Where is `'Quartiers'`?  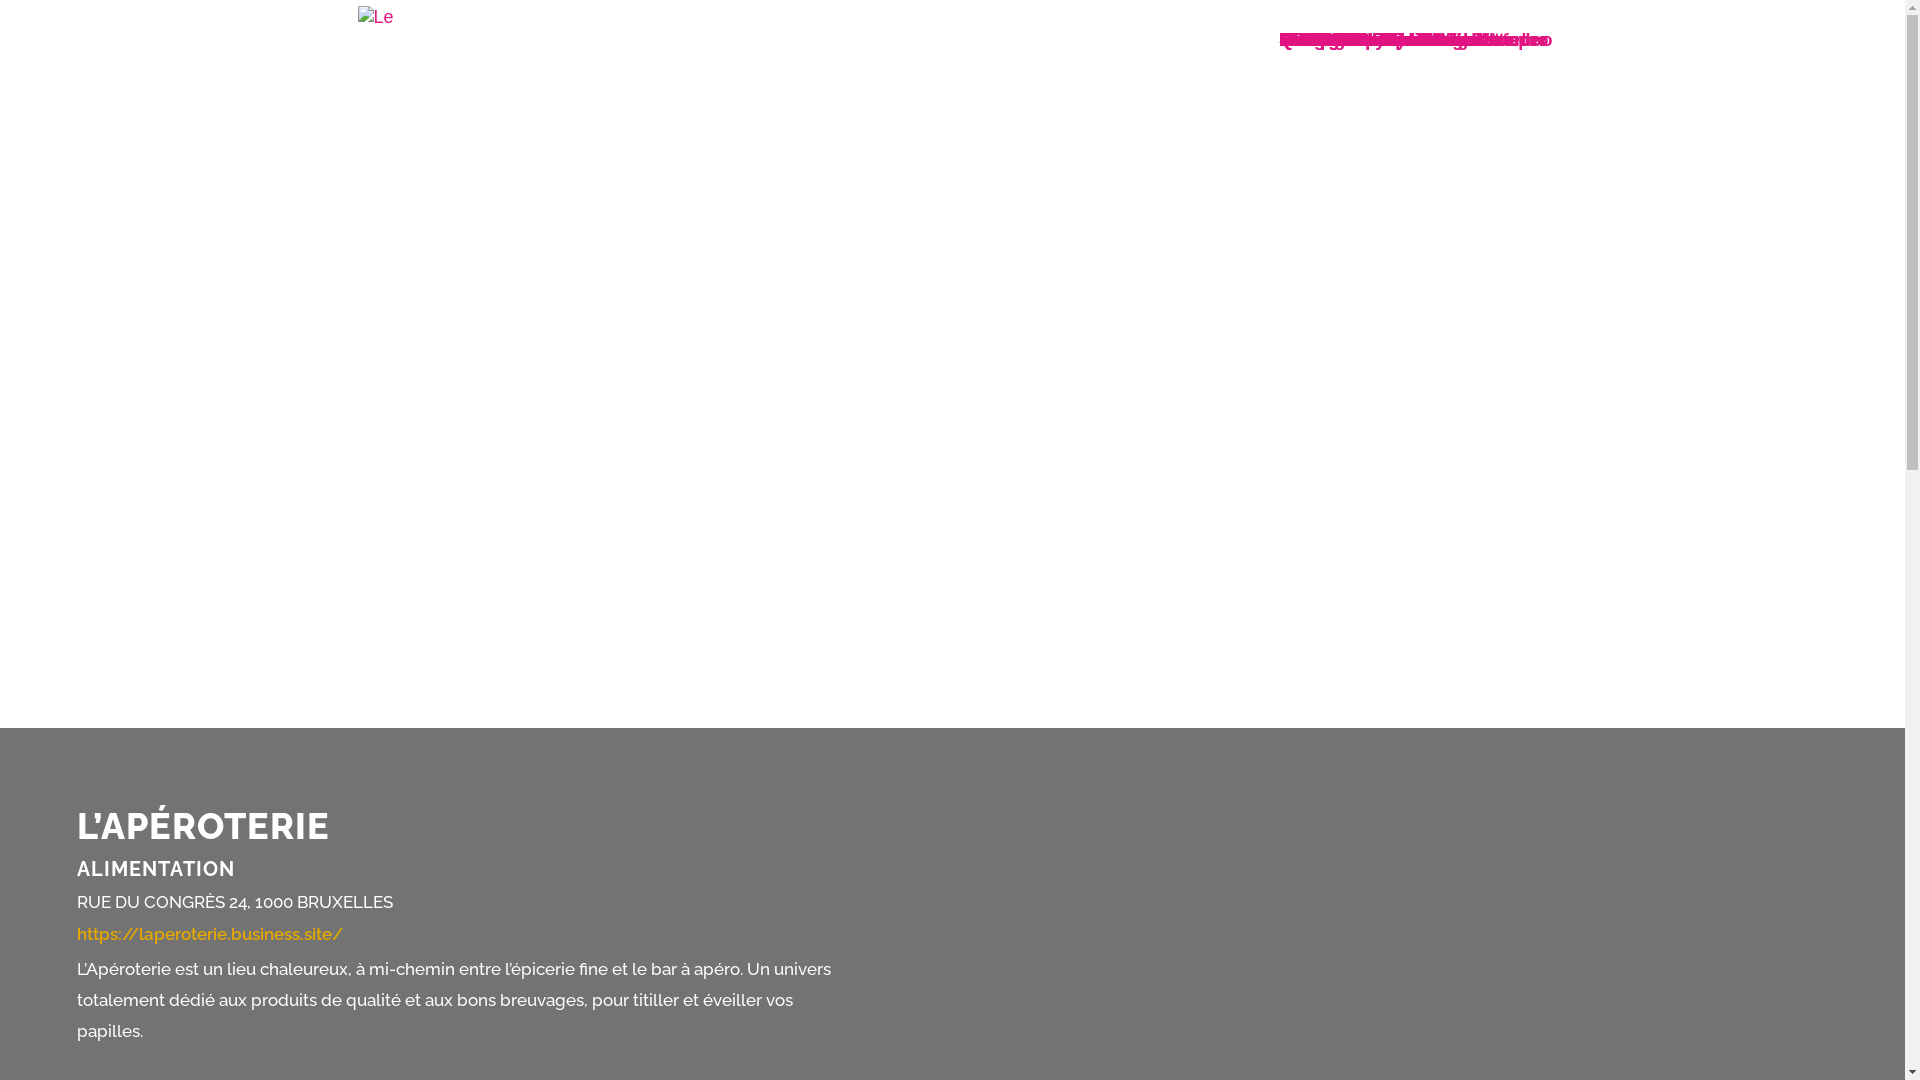 'Quartiers' is located at coordinates (1319, 39).